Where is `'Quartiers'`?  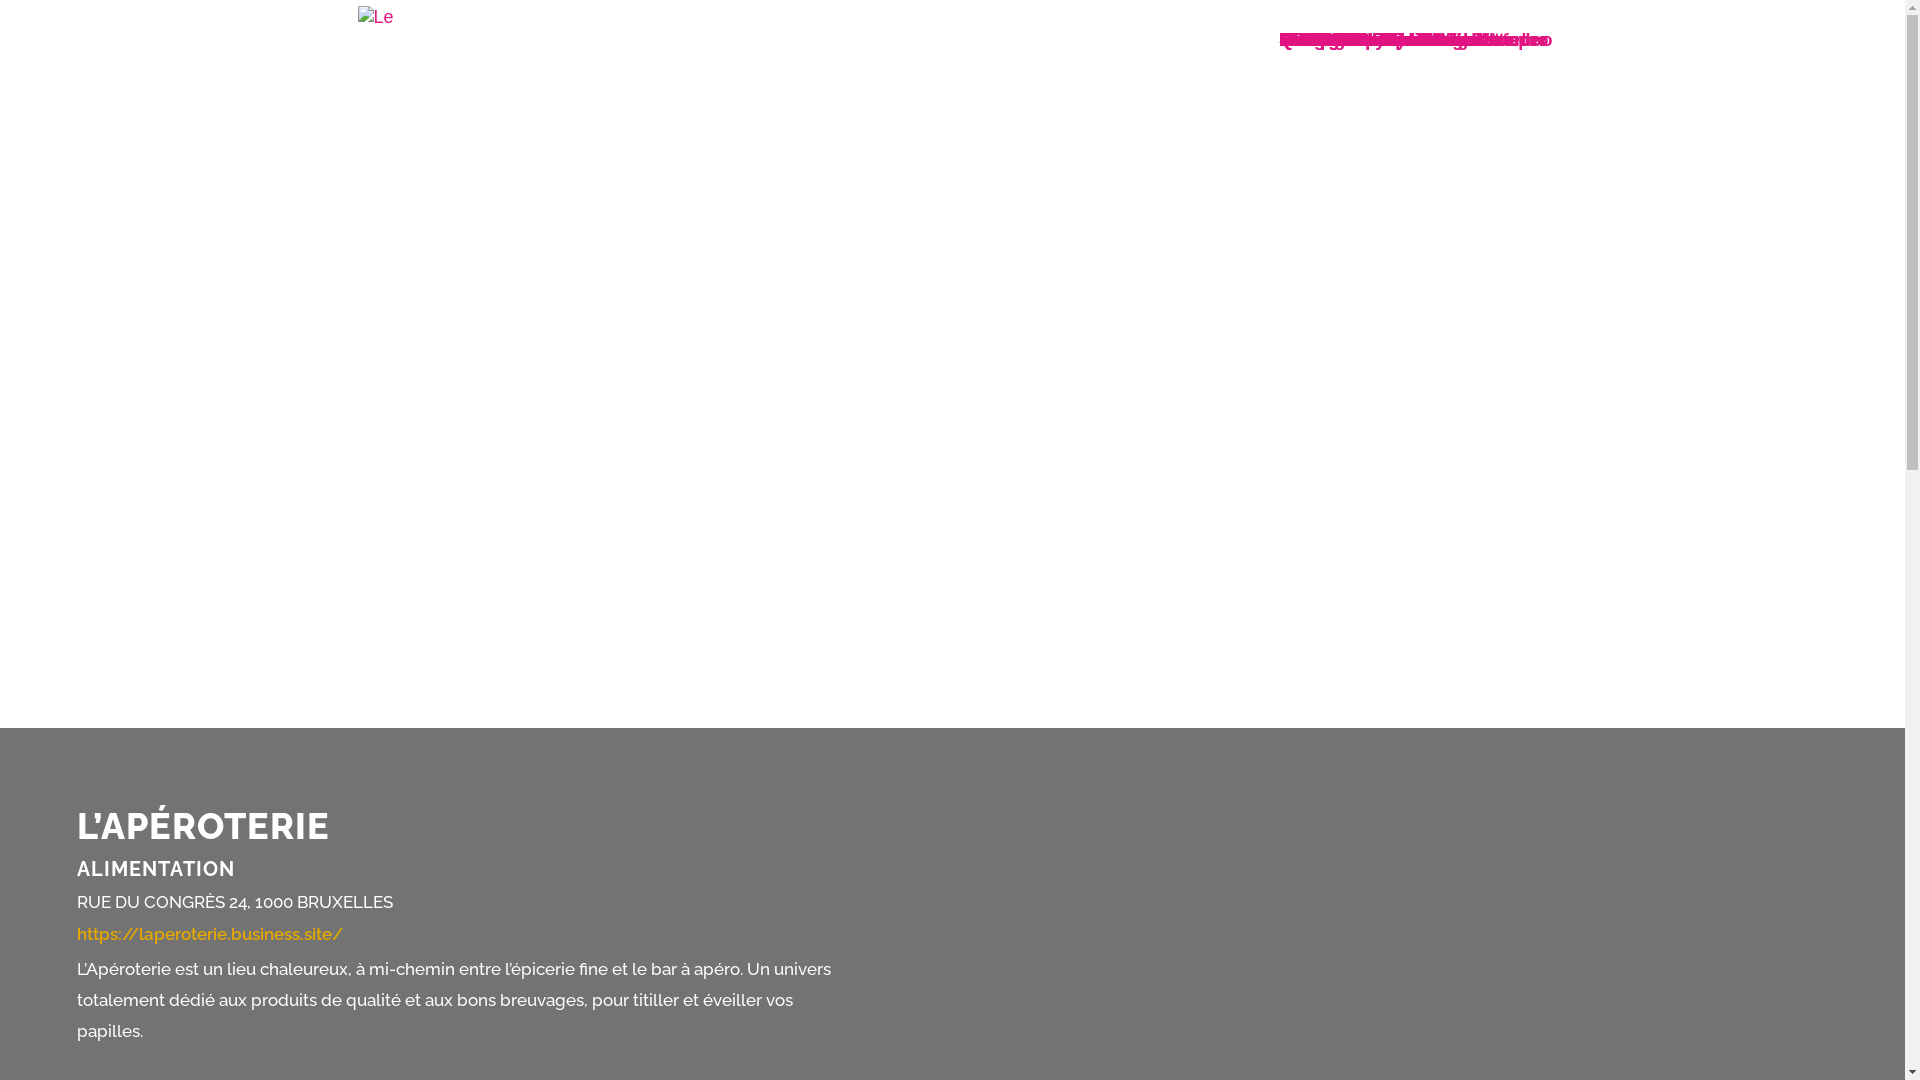 'Quartiers' is located at coordinates (1319, 39).